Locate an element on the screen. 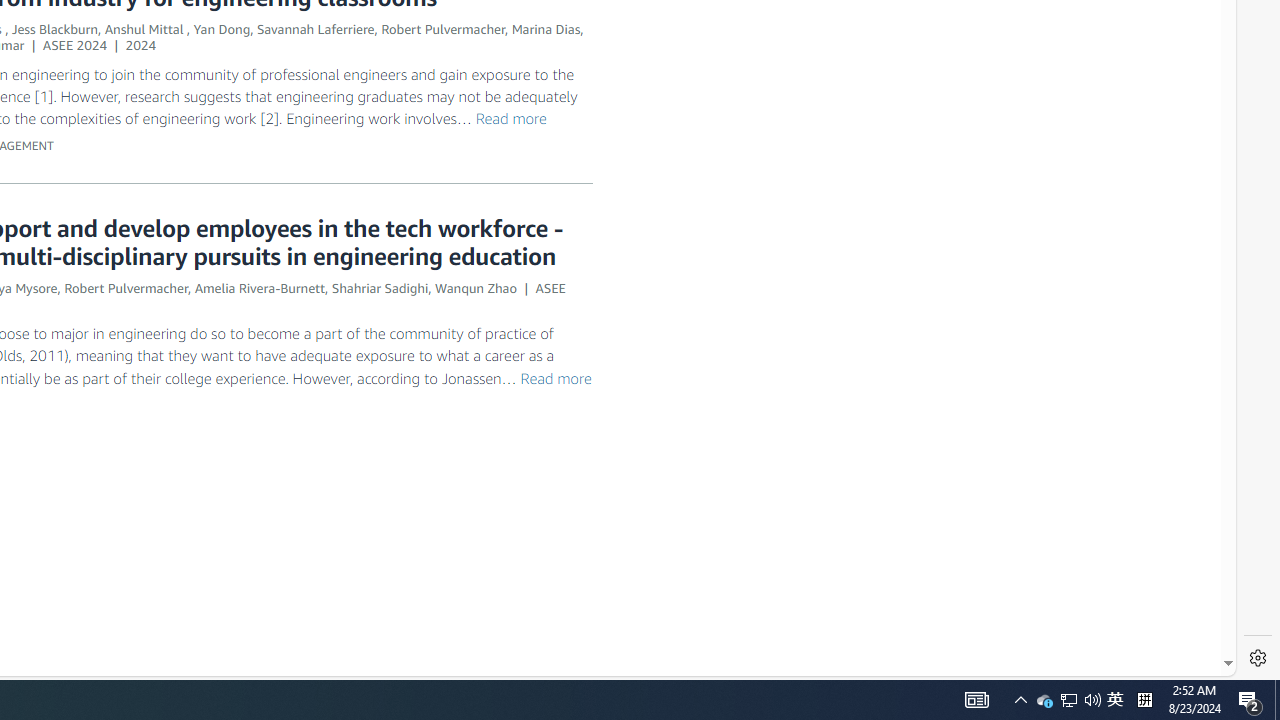  'Wanqun Zhao' is located at coordinates (474, 288).